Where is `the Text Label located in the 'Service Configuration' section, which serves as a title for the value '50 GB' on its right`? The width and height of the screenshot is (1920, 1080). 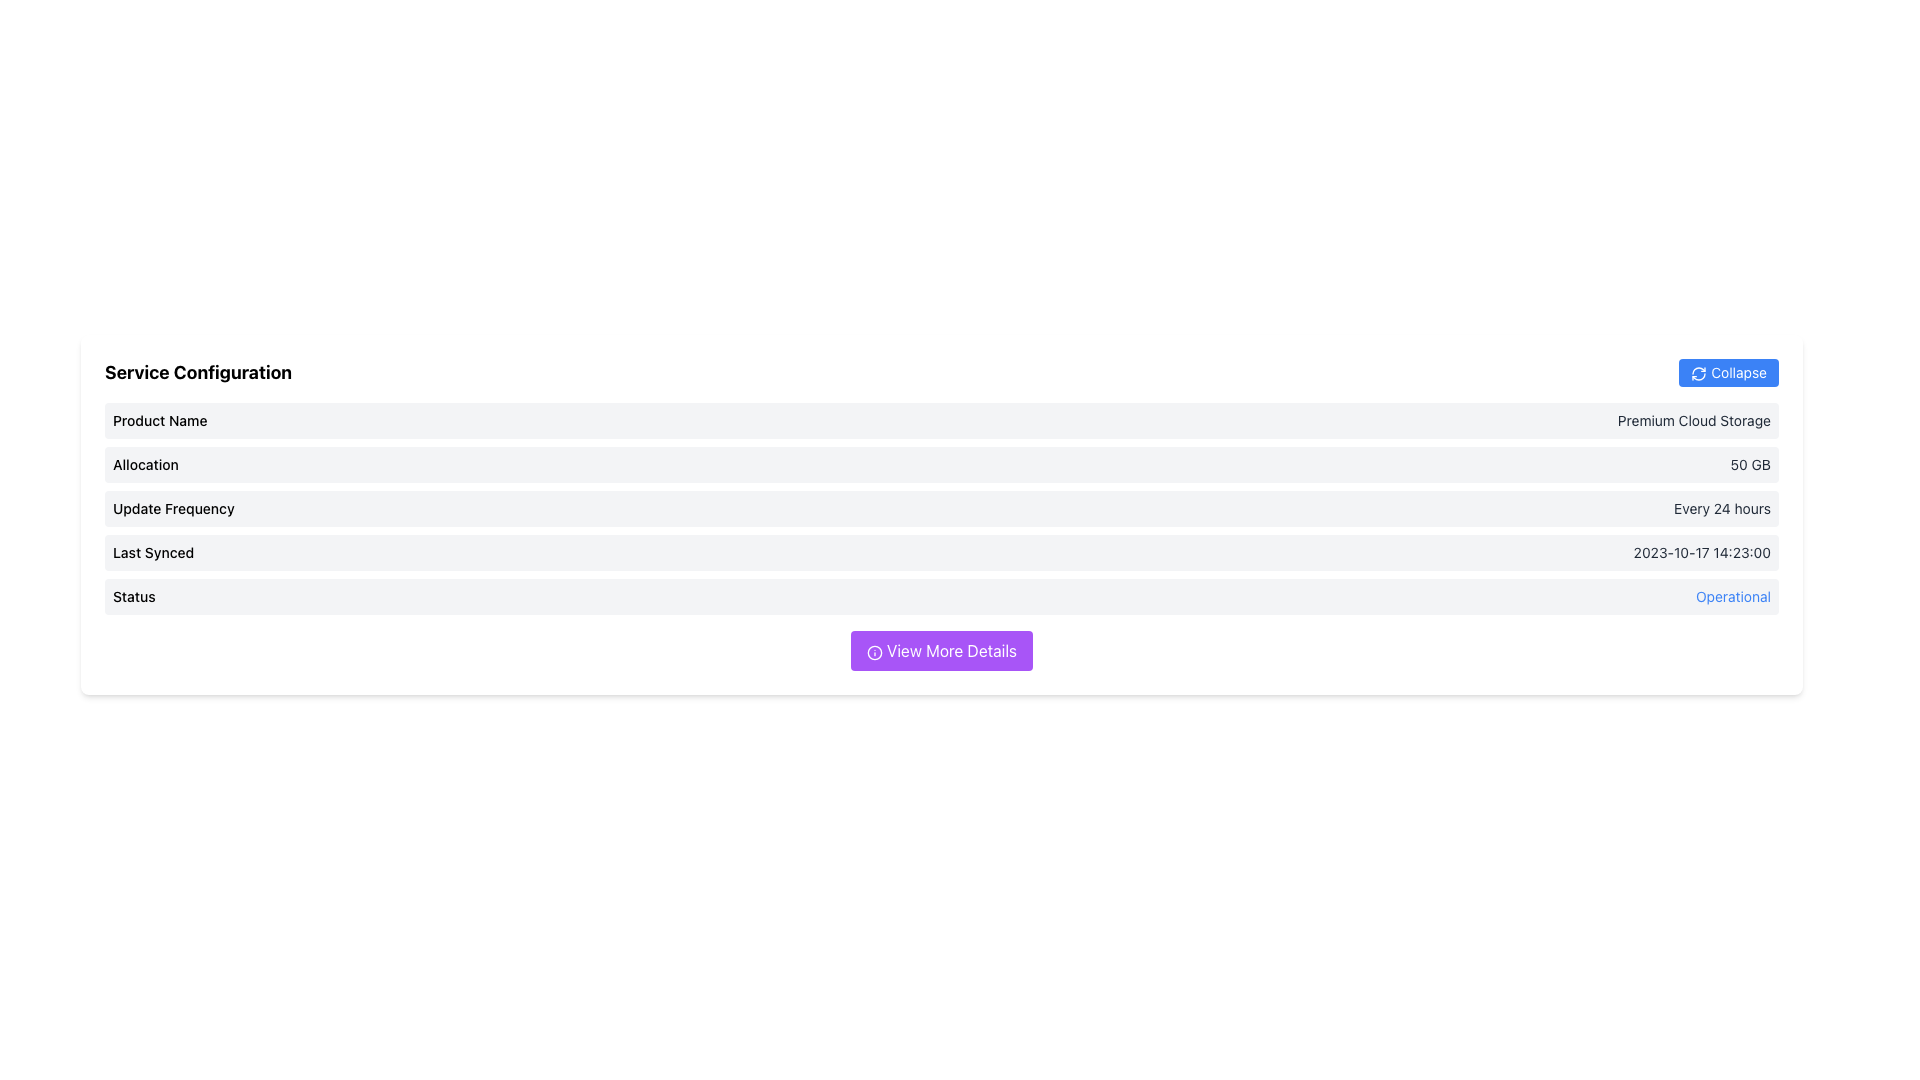 the Text Label located in the 'Service Configuration' section, which serves as a title for the value '50 GB' on its right is located at coordinates (144, 465).